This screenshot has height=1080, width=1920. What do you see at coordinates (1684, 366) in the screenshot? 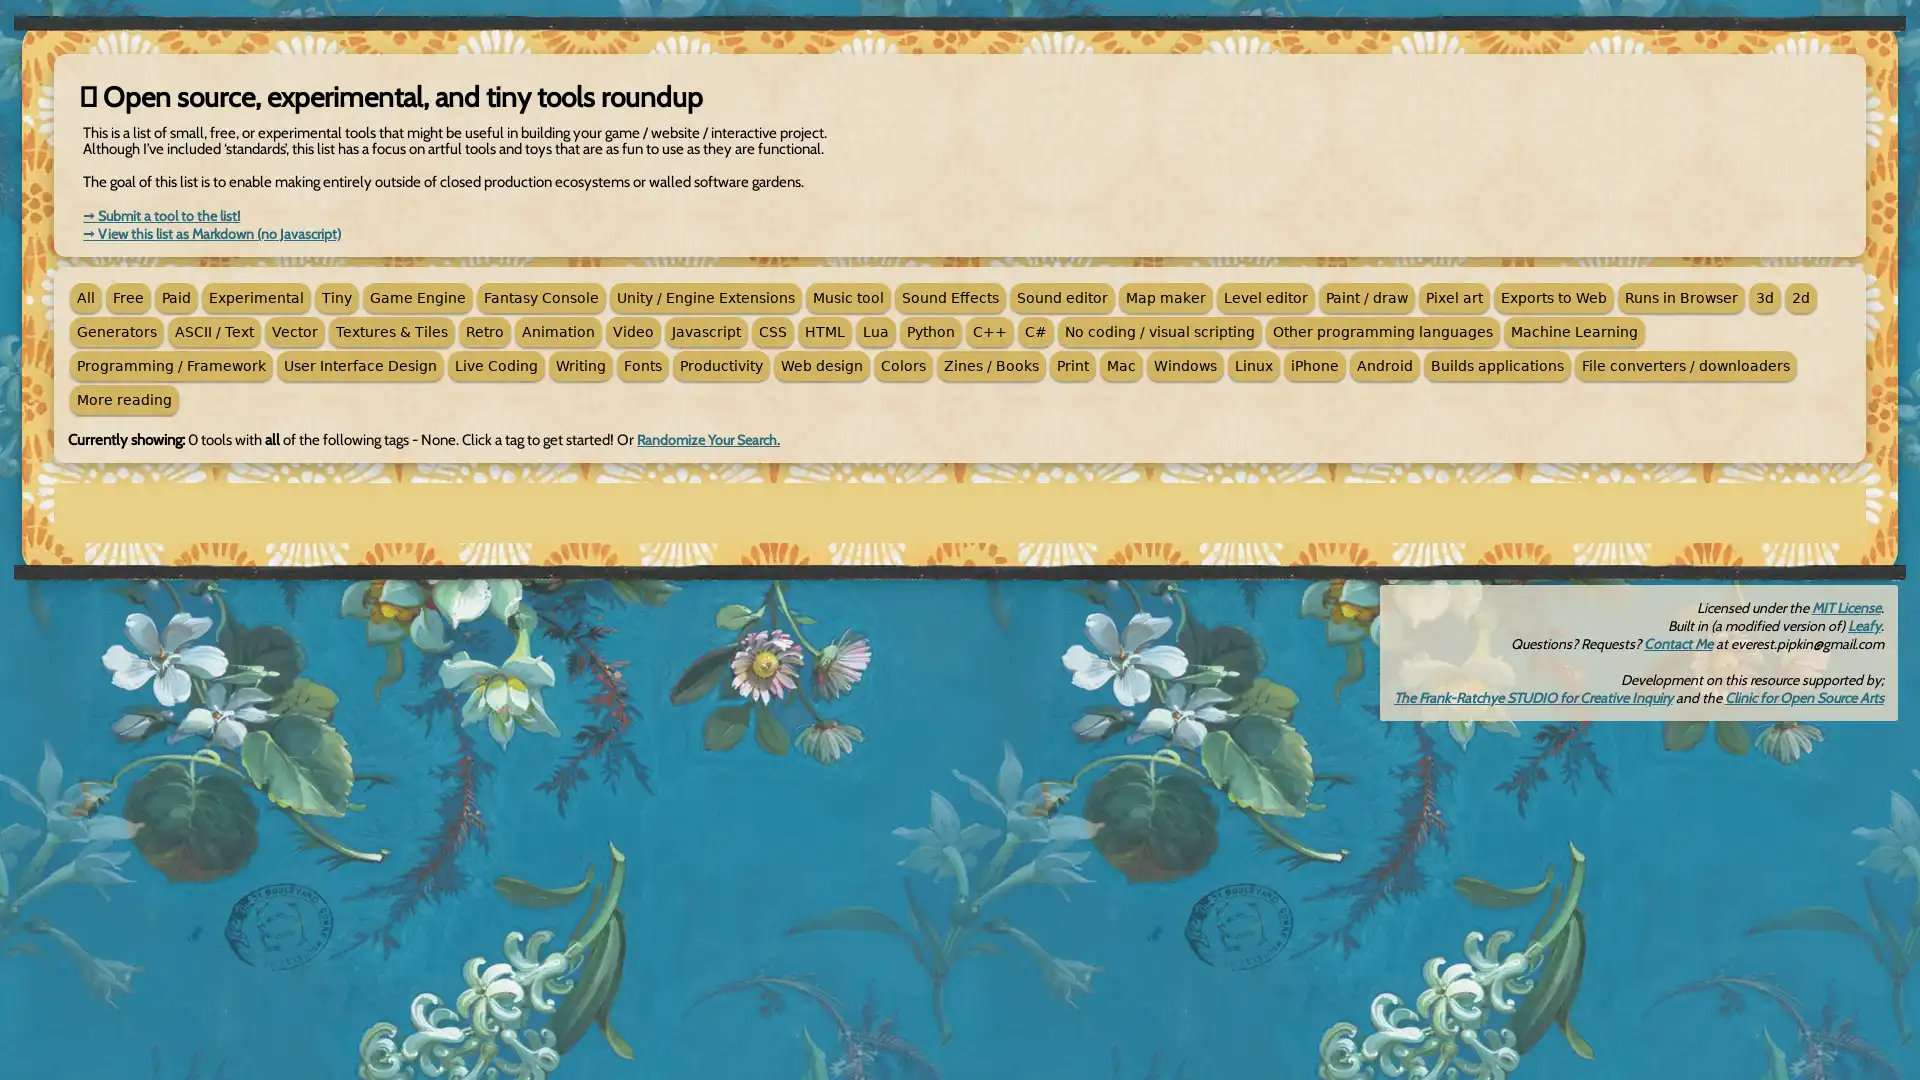
I see `File converters / downloaders` at bounding box center [1684, 366].